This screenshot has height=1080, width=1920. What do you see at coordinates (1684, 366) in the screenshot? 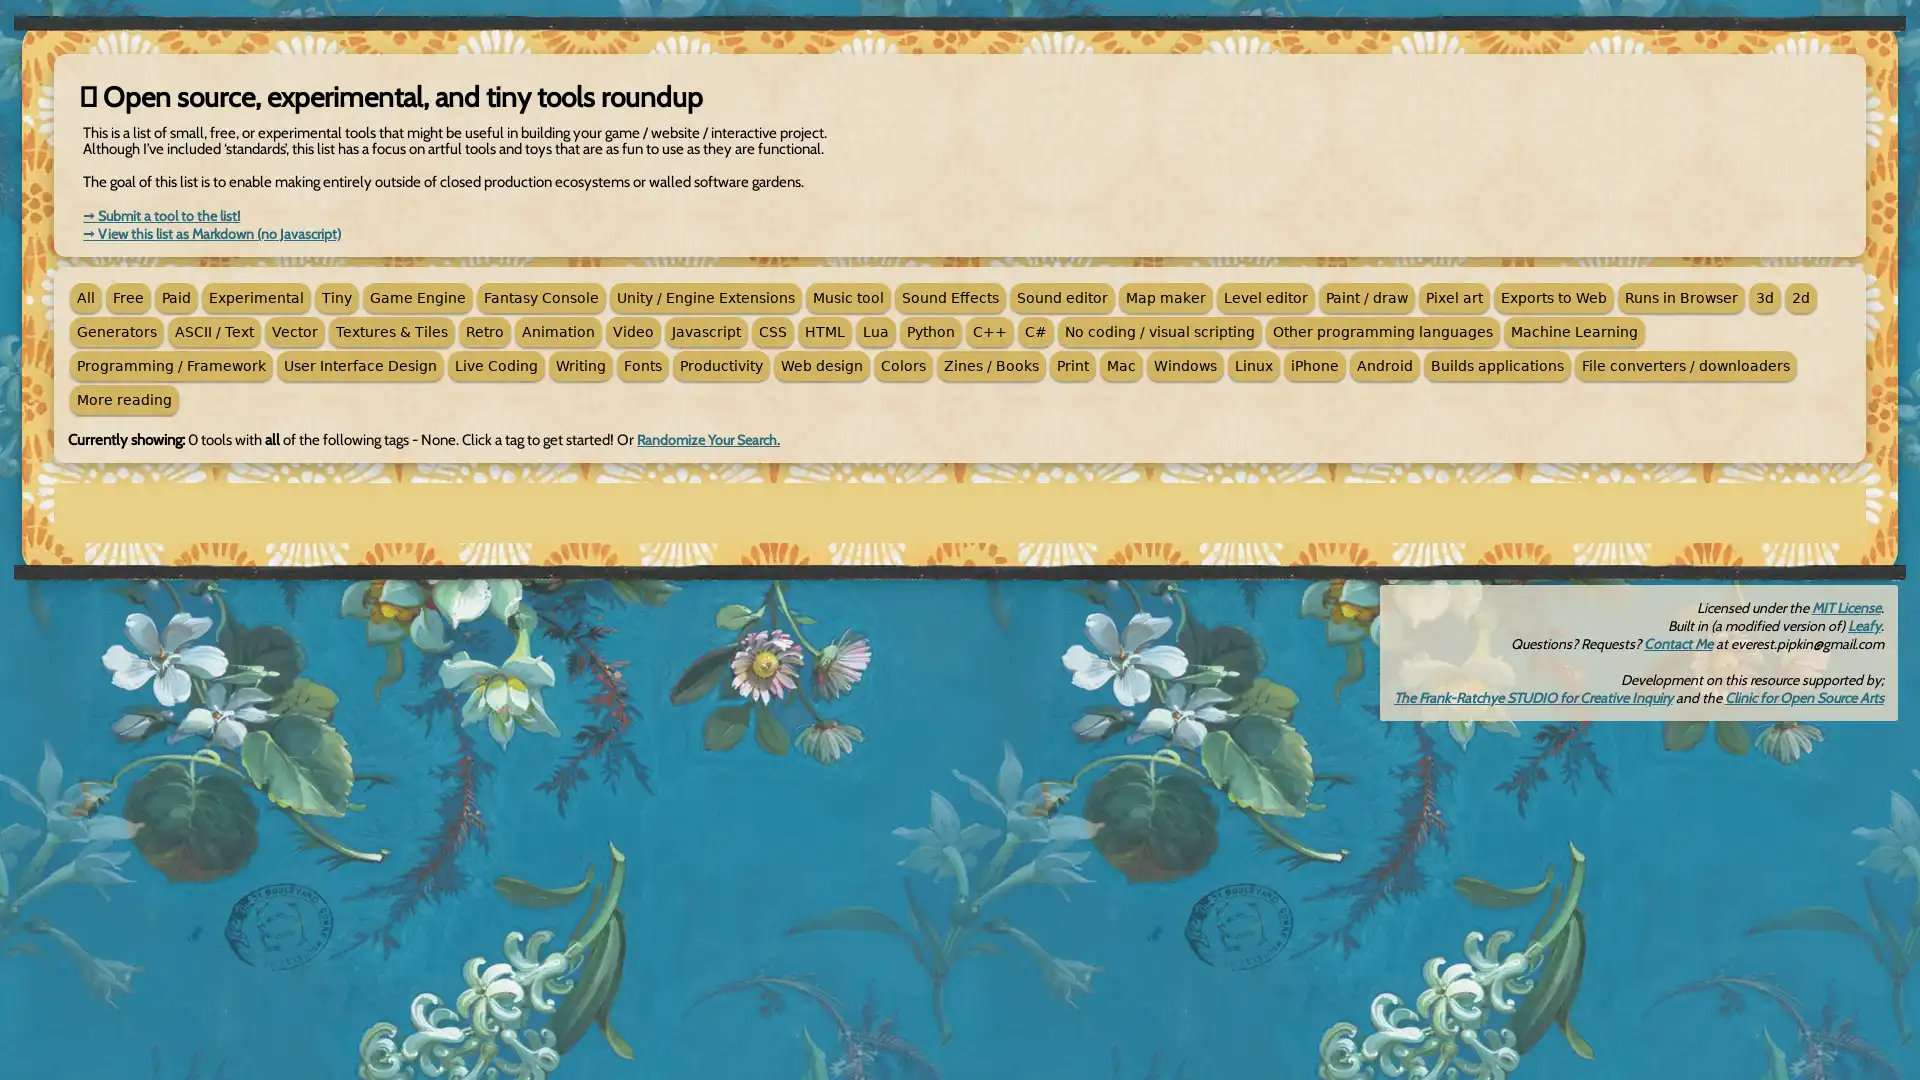
I see `File converters / downloaders` at bounding box center [1684, 366].